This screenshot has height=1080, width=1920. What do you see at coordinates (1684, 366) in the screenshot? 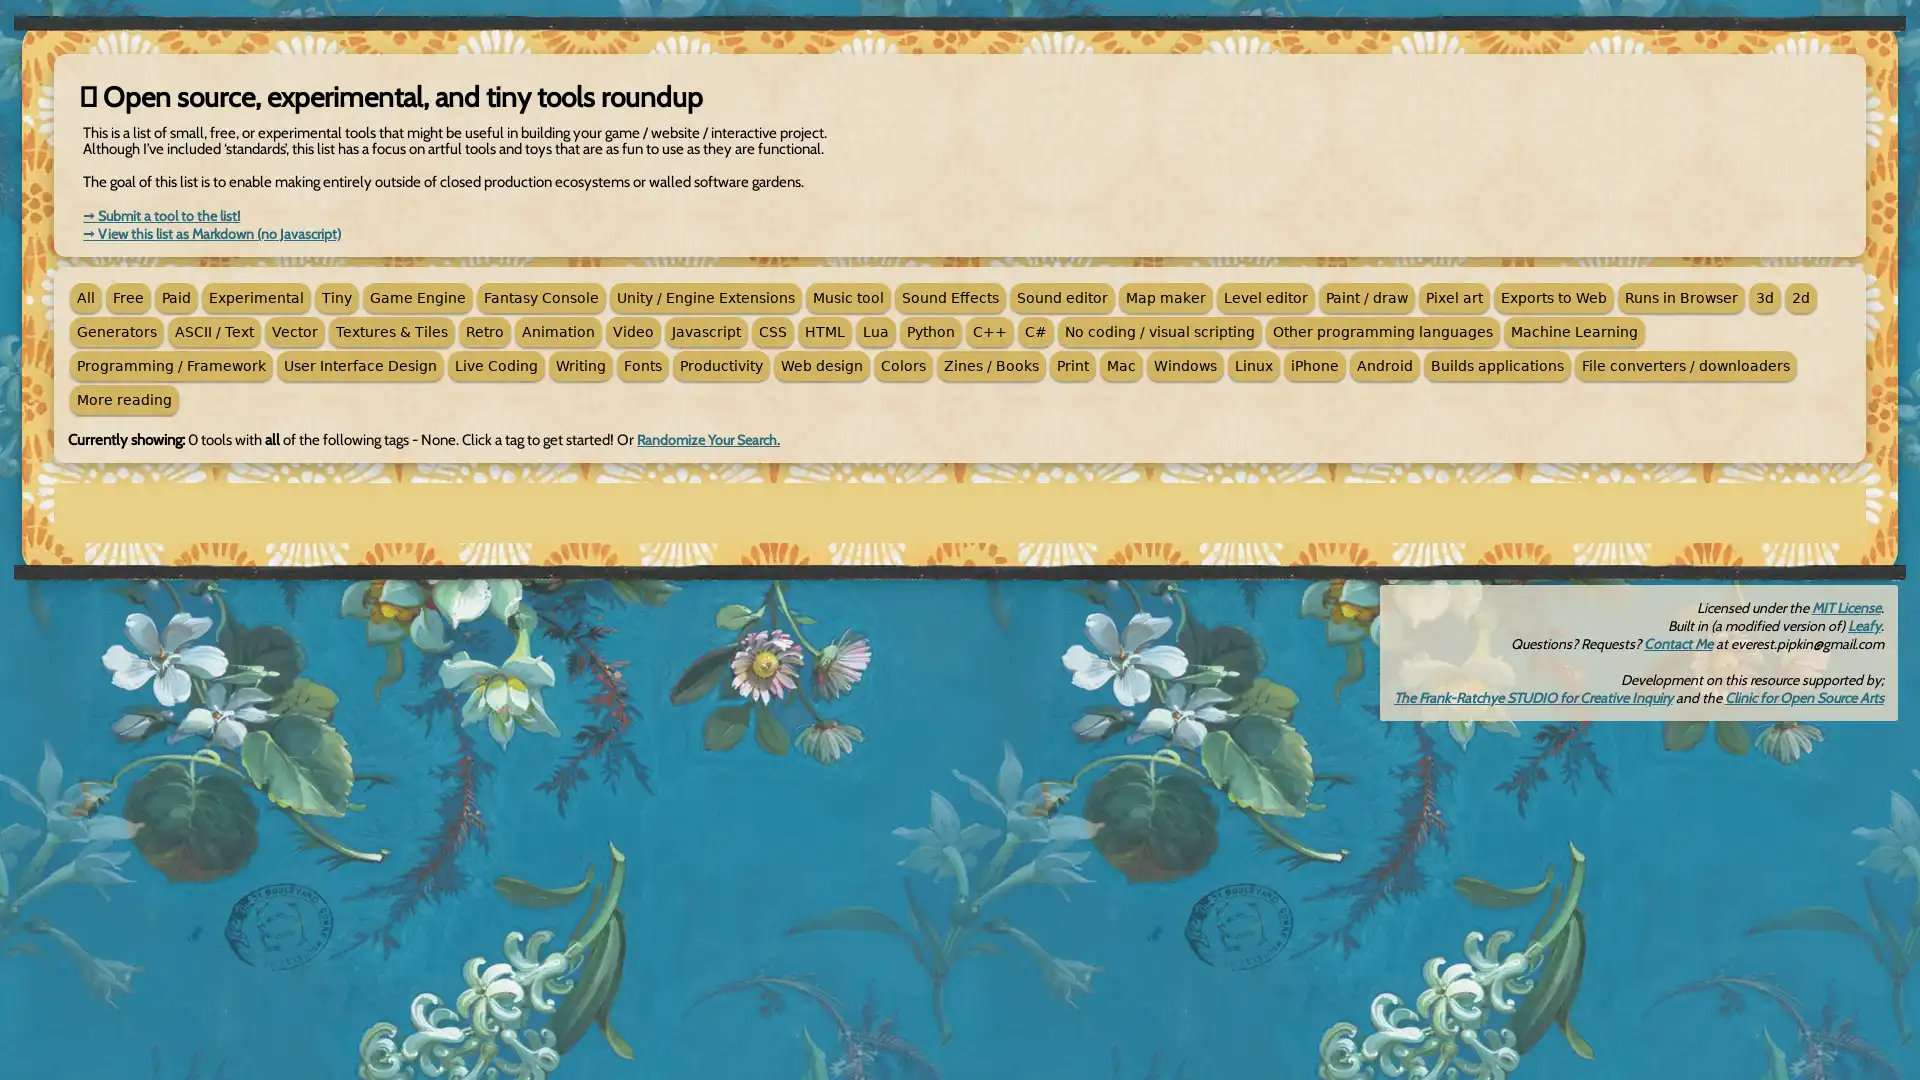
I see `File converters / downloaders` at bounding box center [1684, 366].